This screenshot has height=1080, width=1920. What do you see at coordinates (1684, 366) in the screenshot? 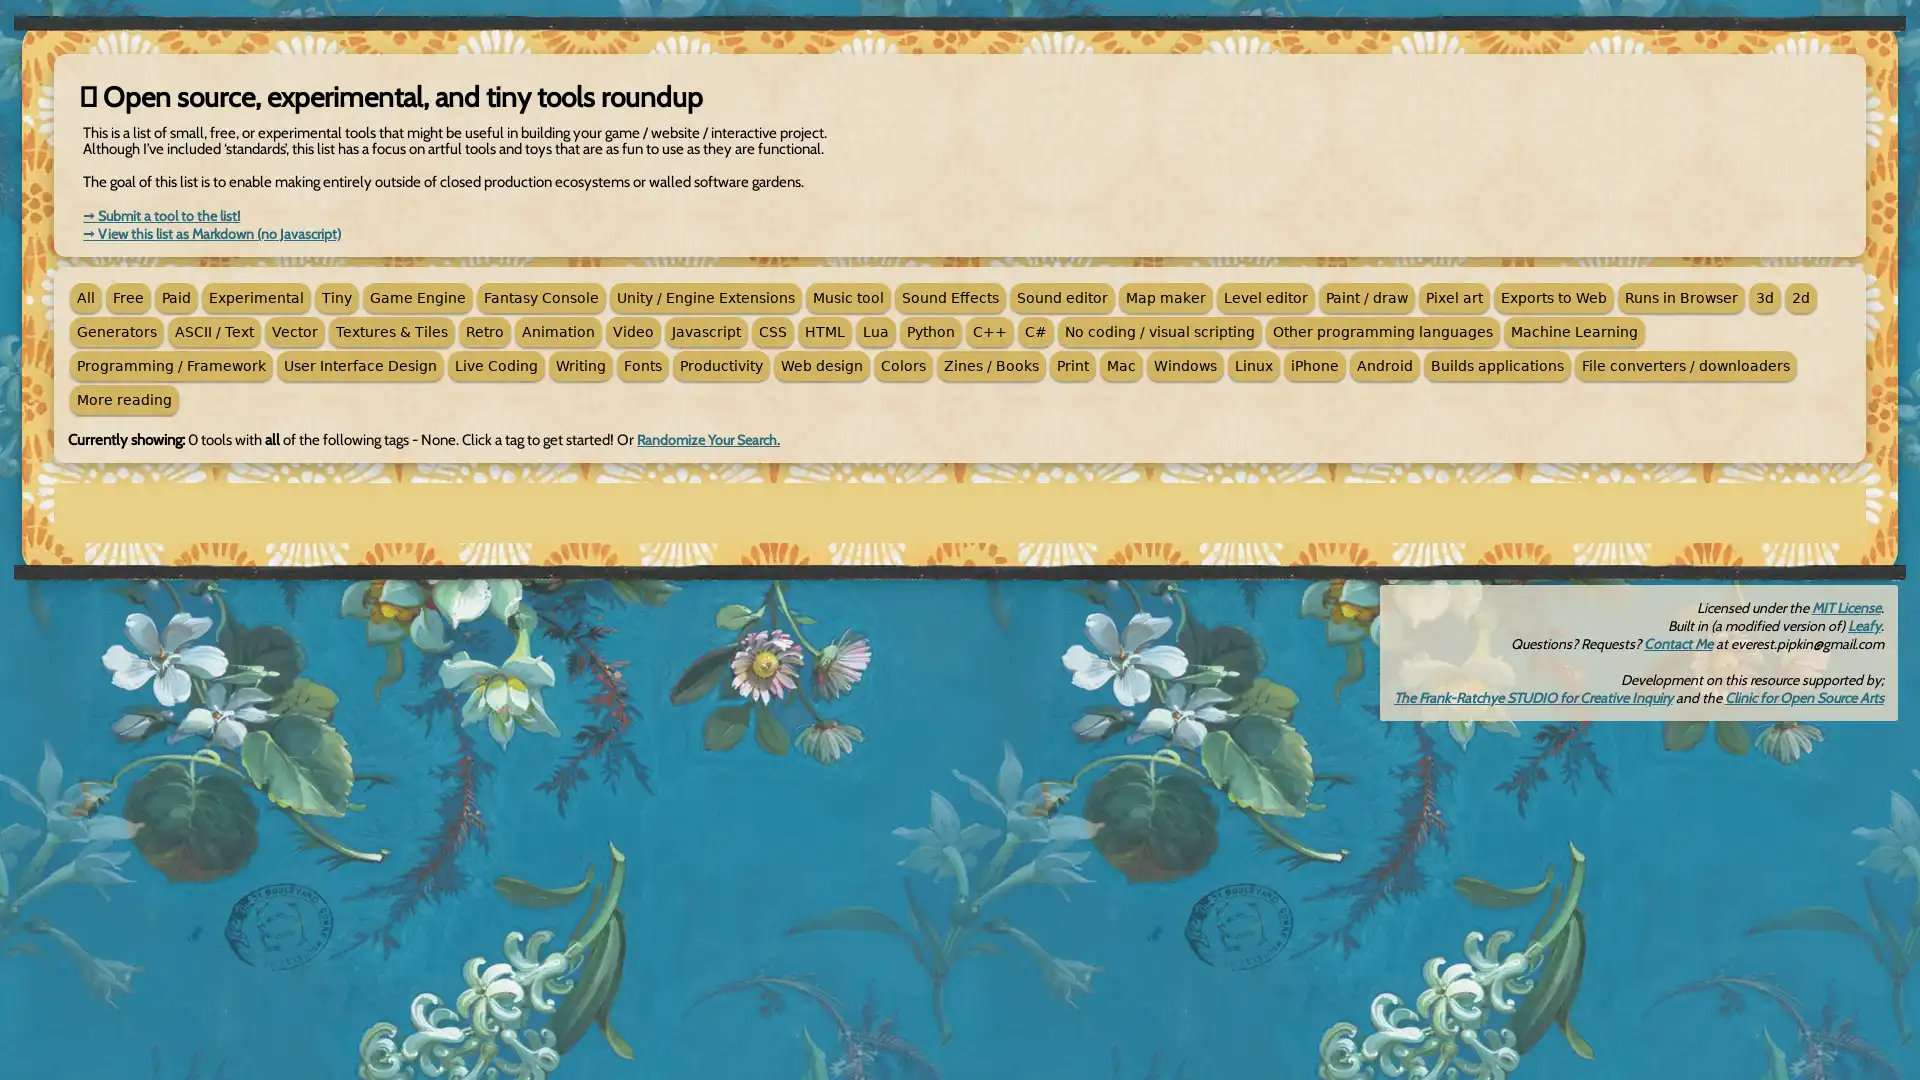
I see `File converters / downloaders` at bounding box center [1684, 366].